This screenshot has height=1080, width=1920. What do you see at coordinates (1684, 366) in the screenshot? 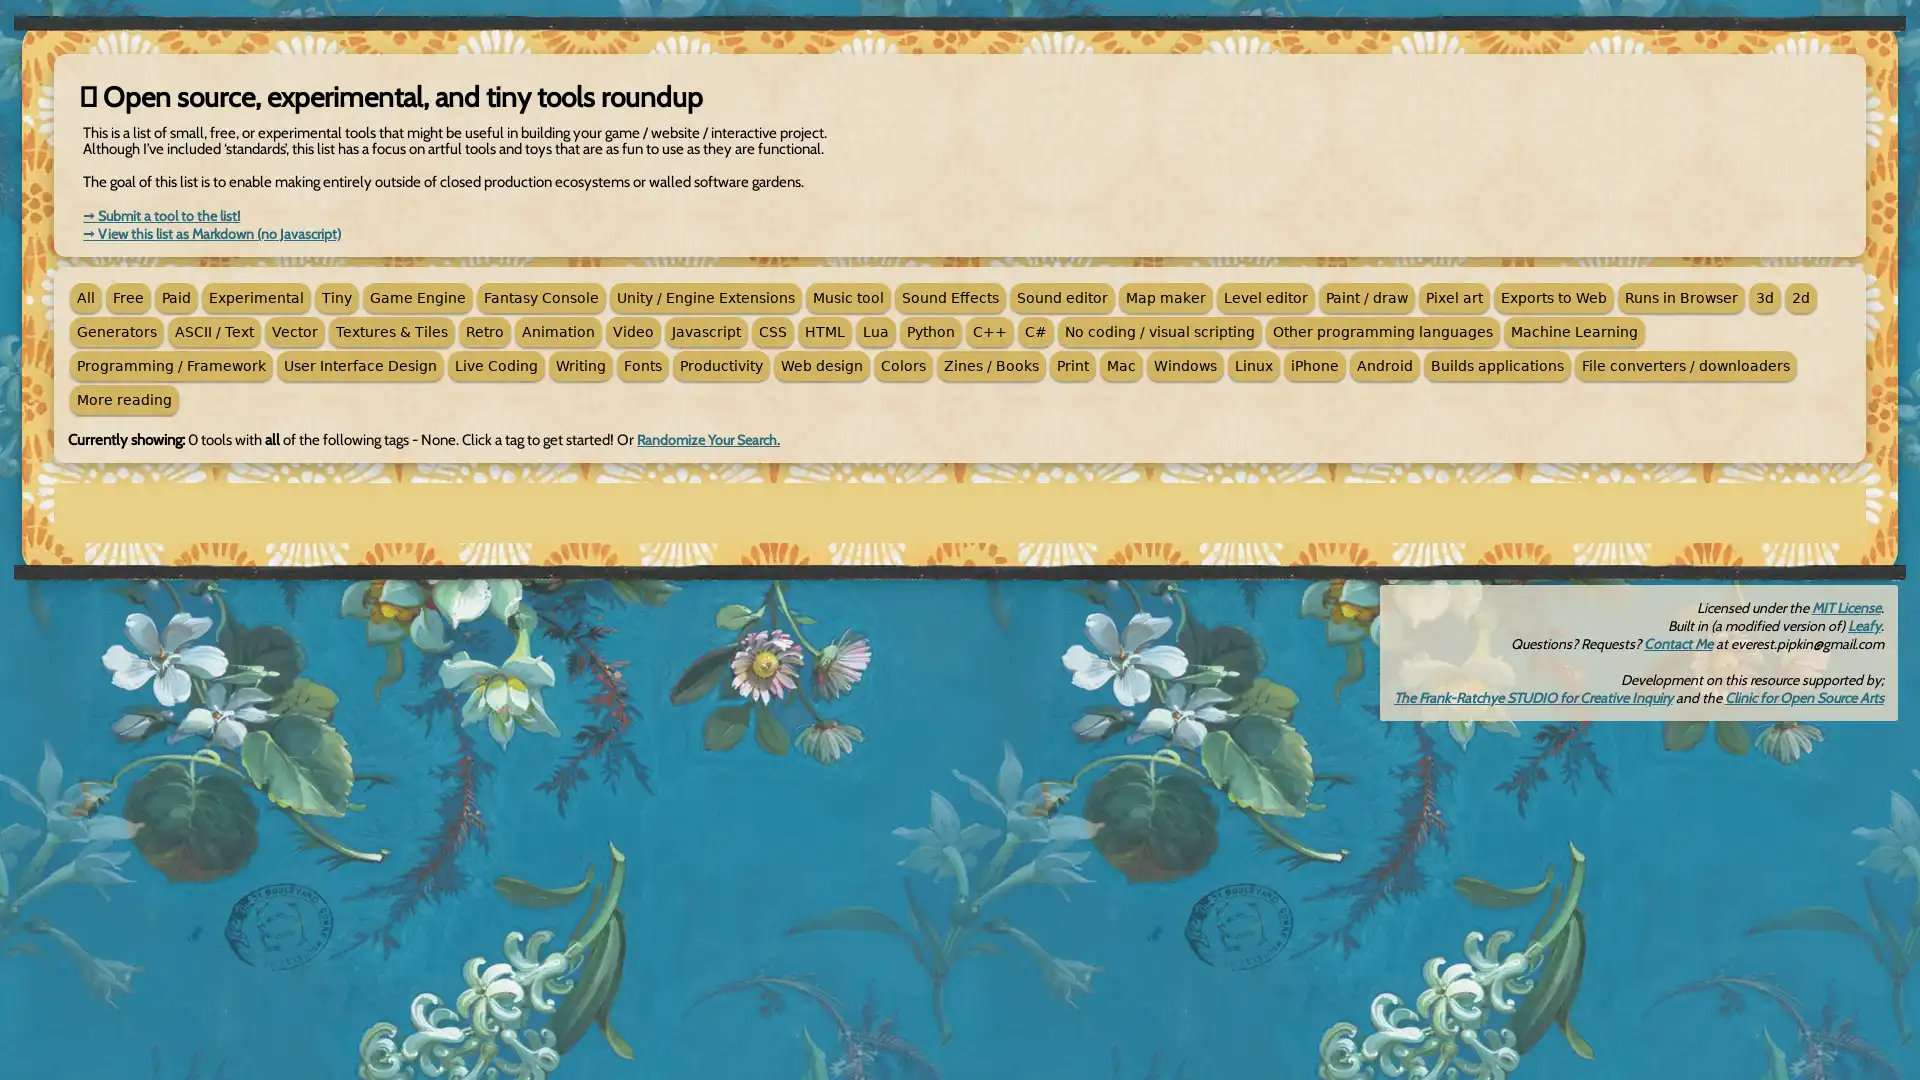
I see `File converters / downloaders` at bounding box center [1684, 366].